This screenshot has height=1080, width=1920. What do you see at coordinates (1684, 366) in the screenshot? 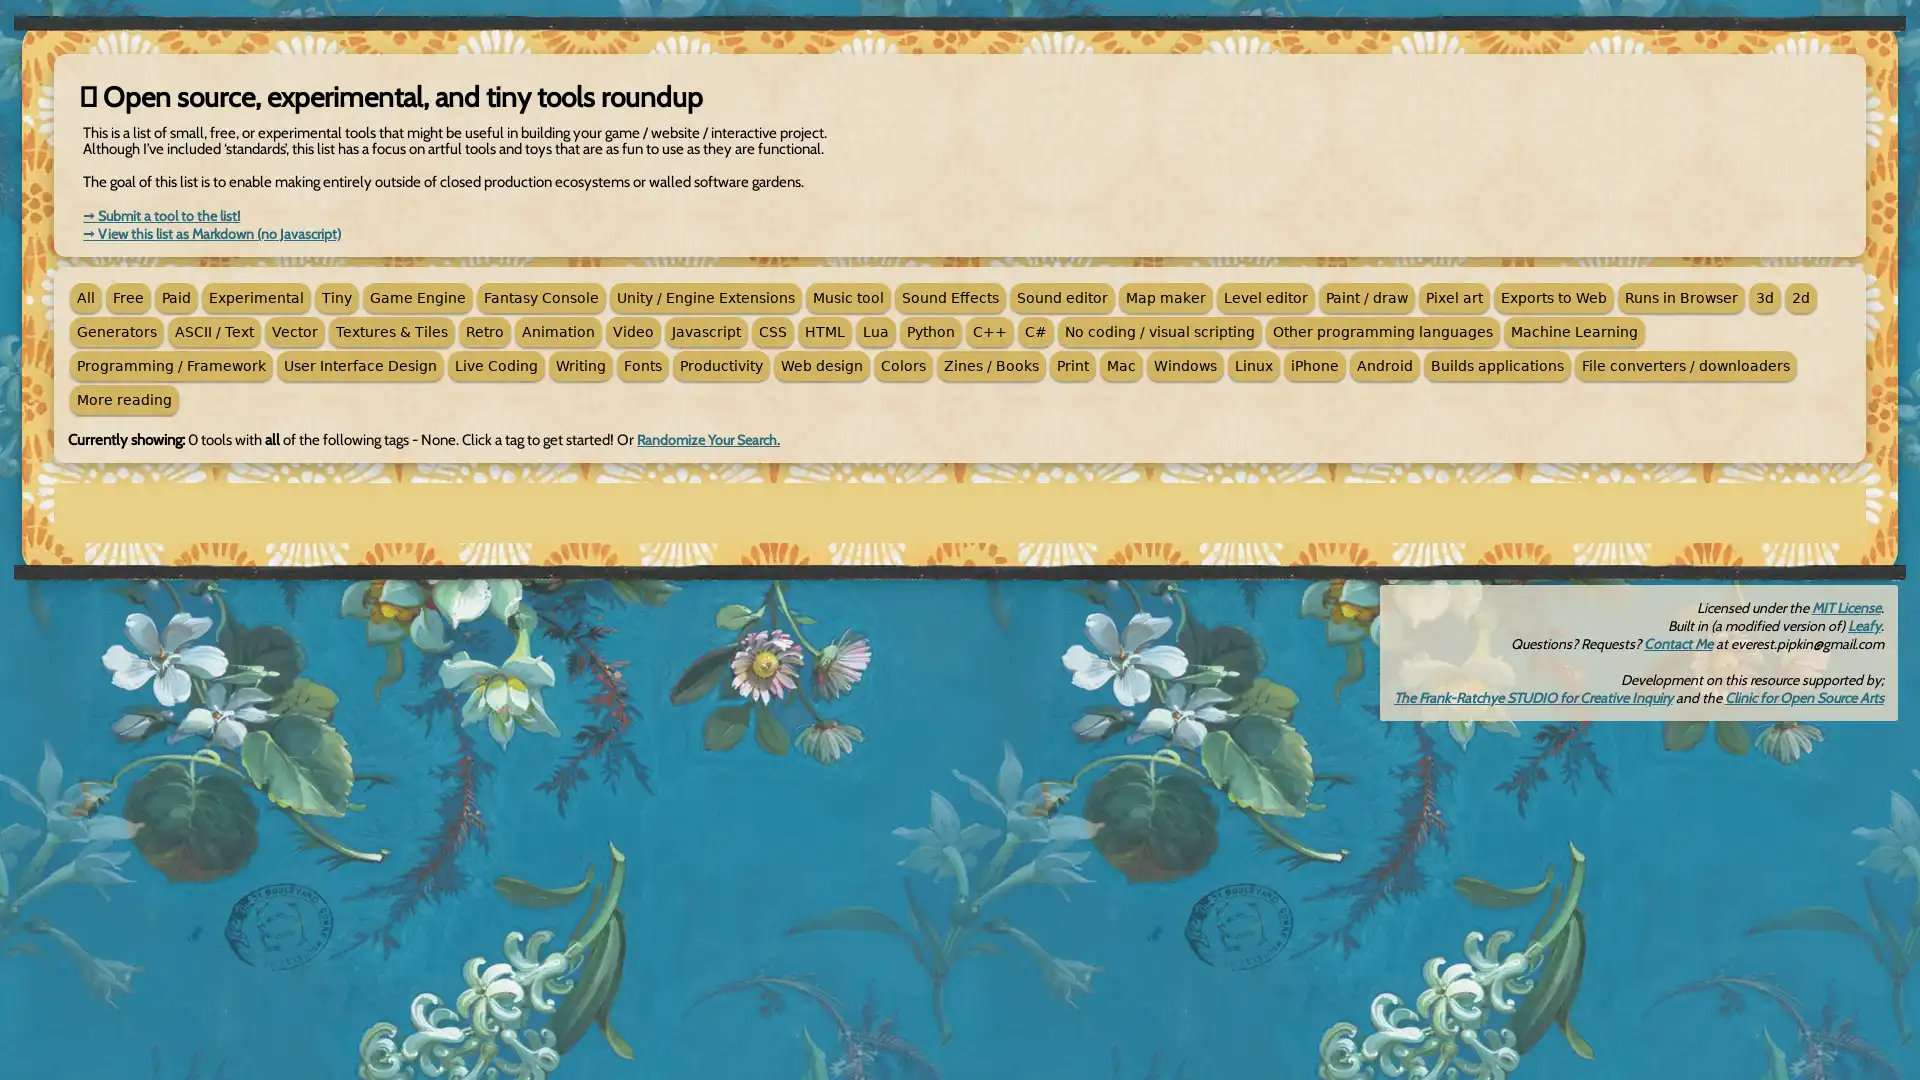
I see `File converters / downloaders` at bounding box center [1684, 366].